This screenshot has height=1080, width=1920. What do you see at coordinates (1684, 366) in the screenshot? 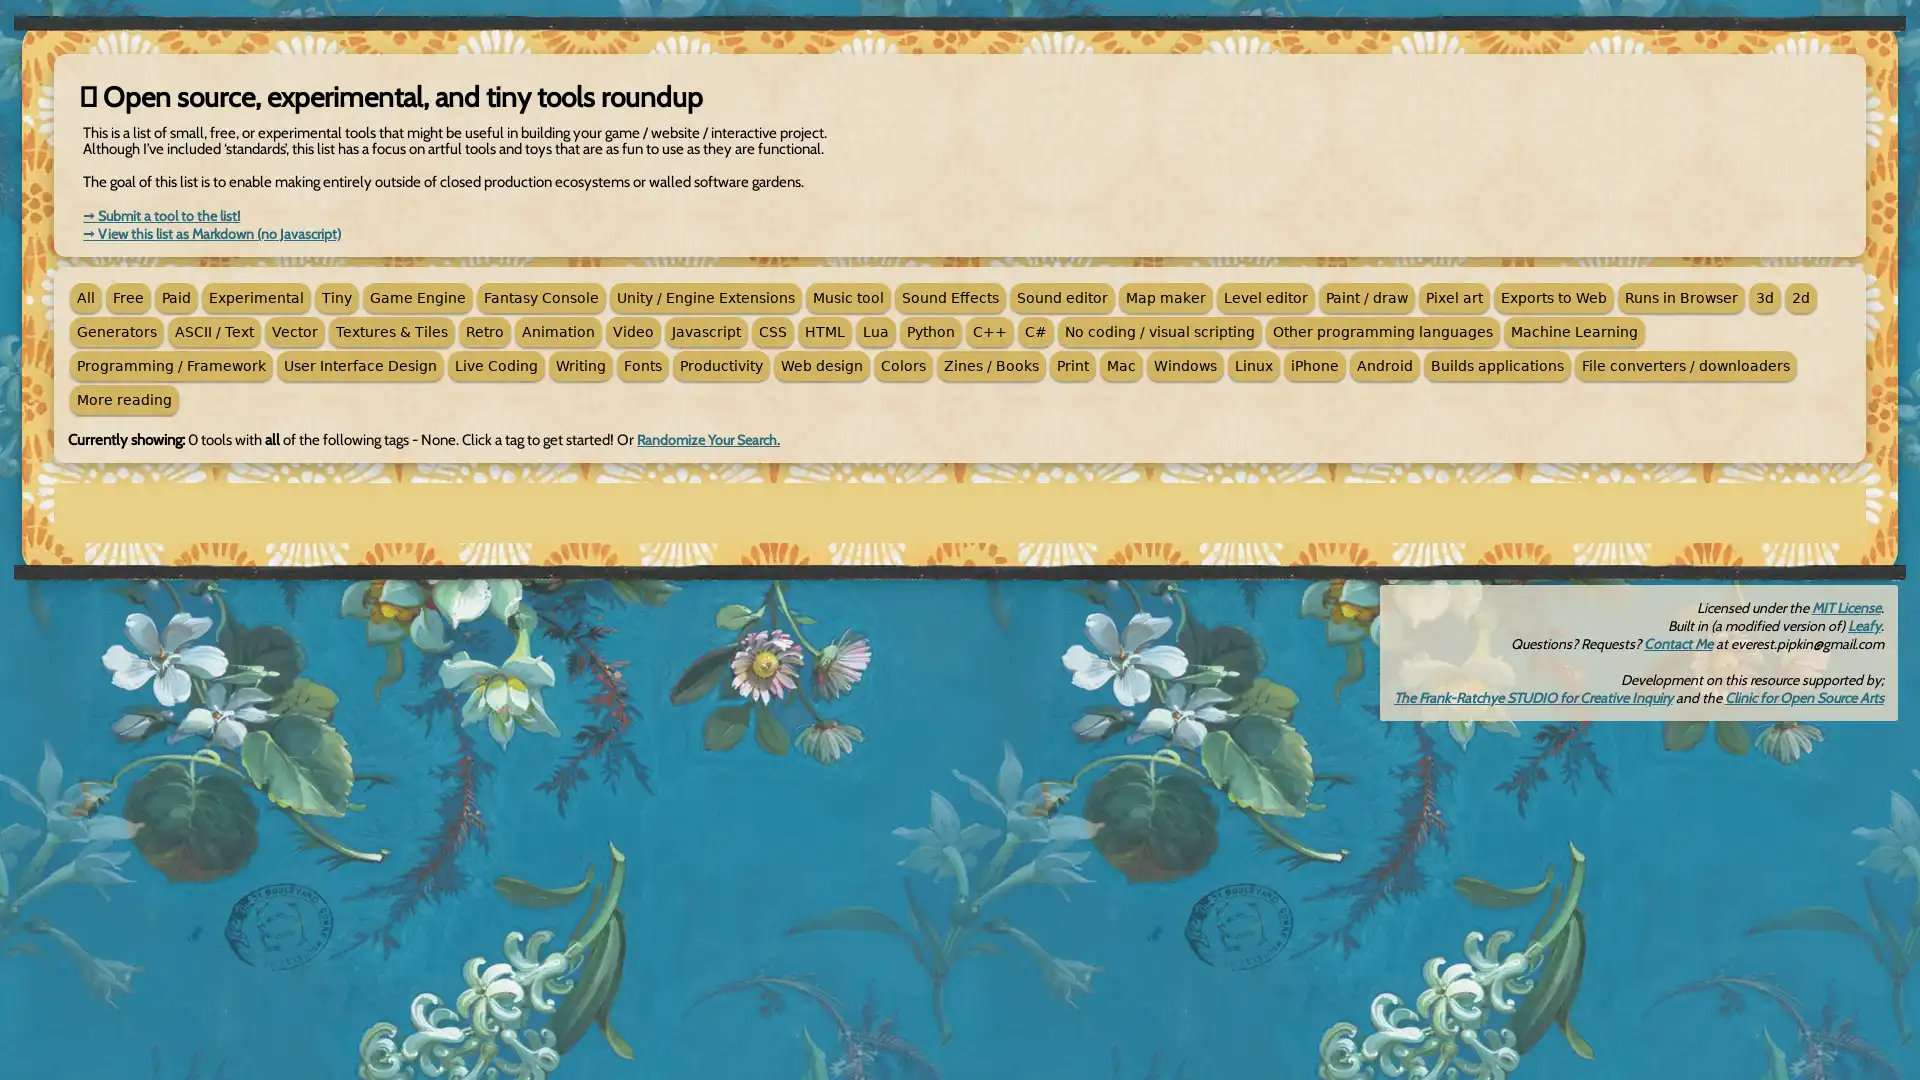
I see `File converters / downloaders` at bounding box center [1684, 366].